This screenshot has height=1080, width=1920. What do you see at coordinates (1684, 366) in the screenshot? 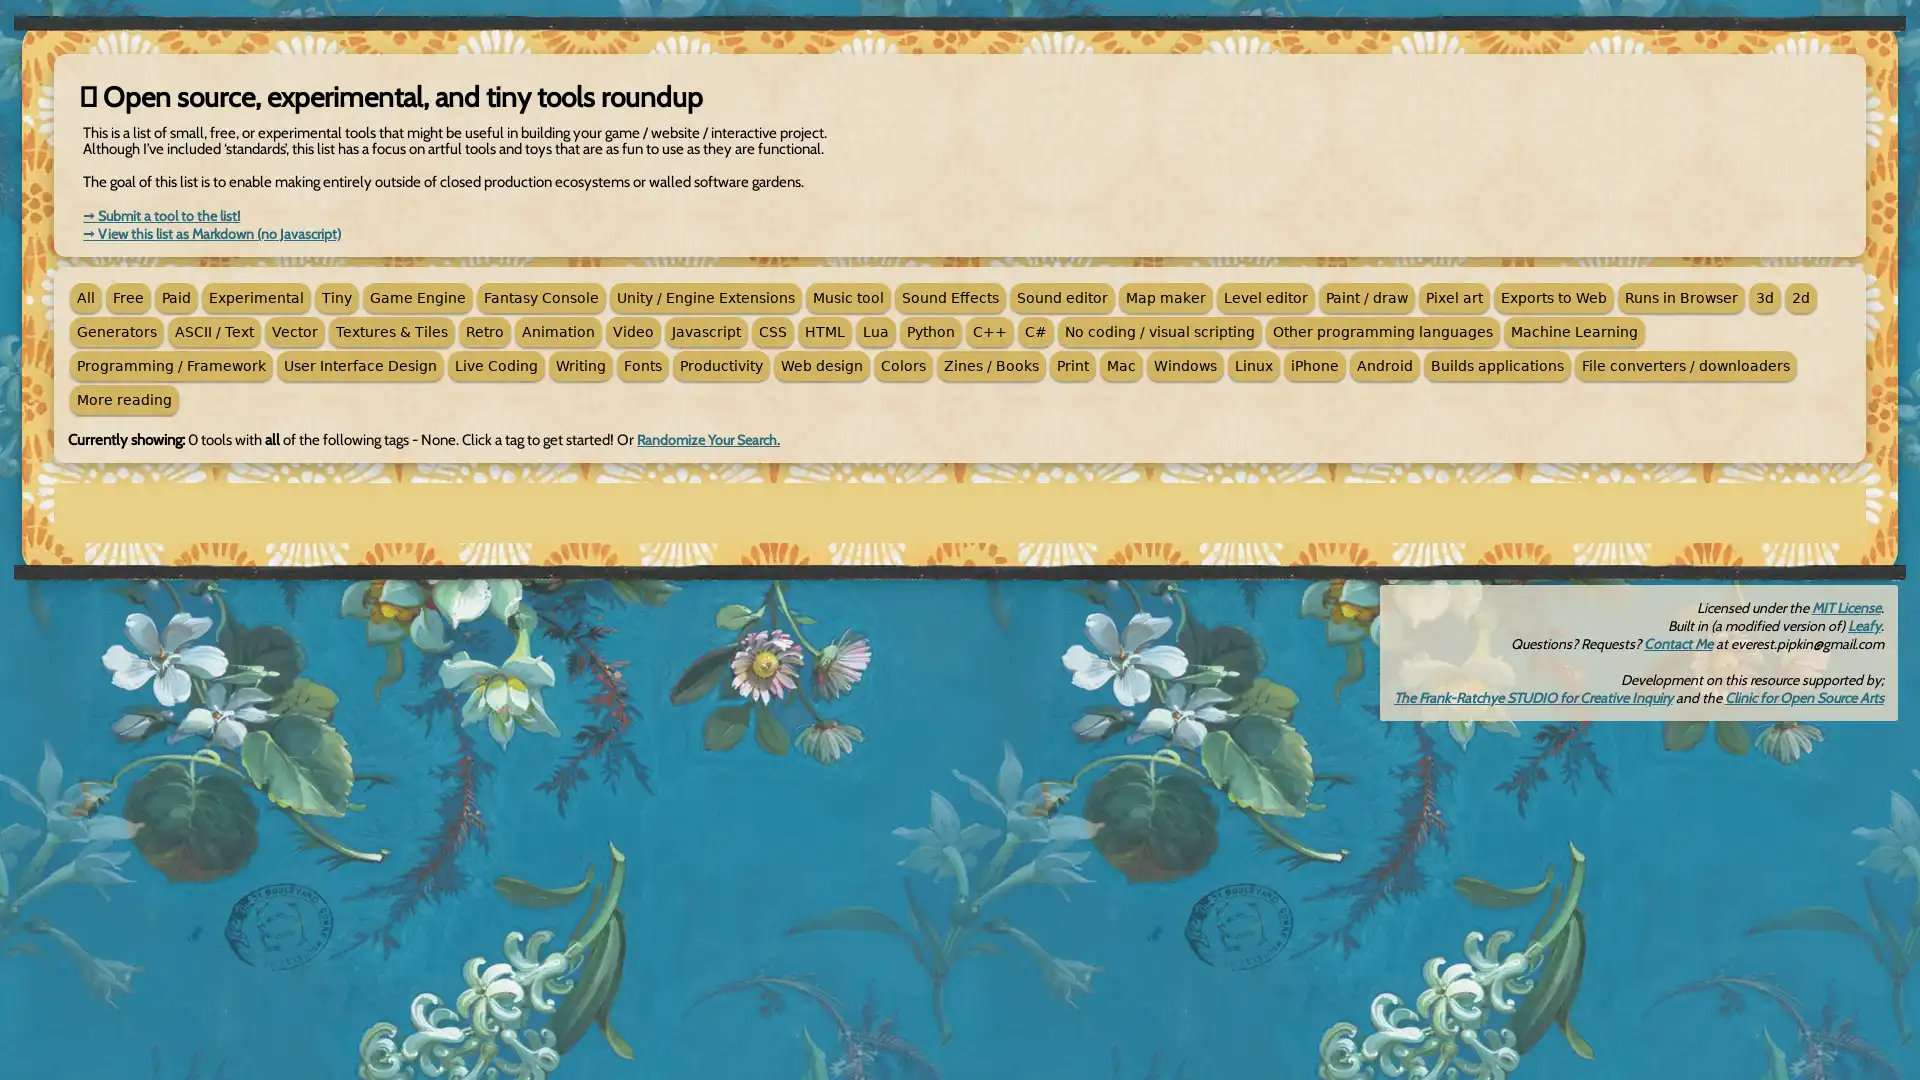
I see `File converters / downloaders` at bounding box center [1684, 366].